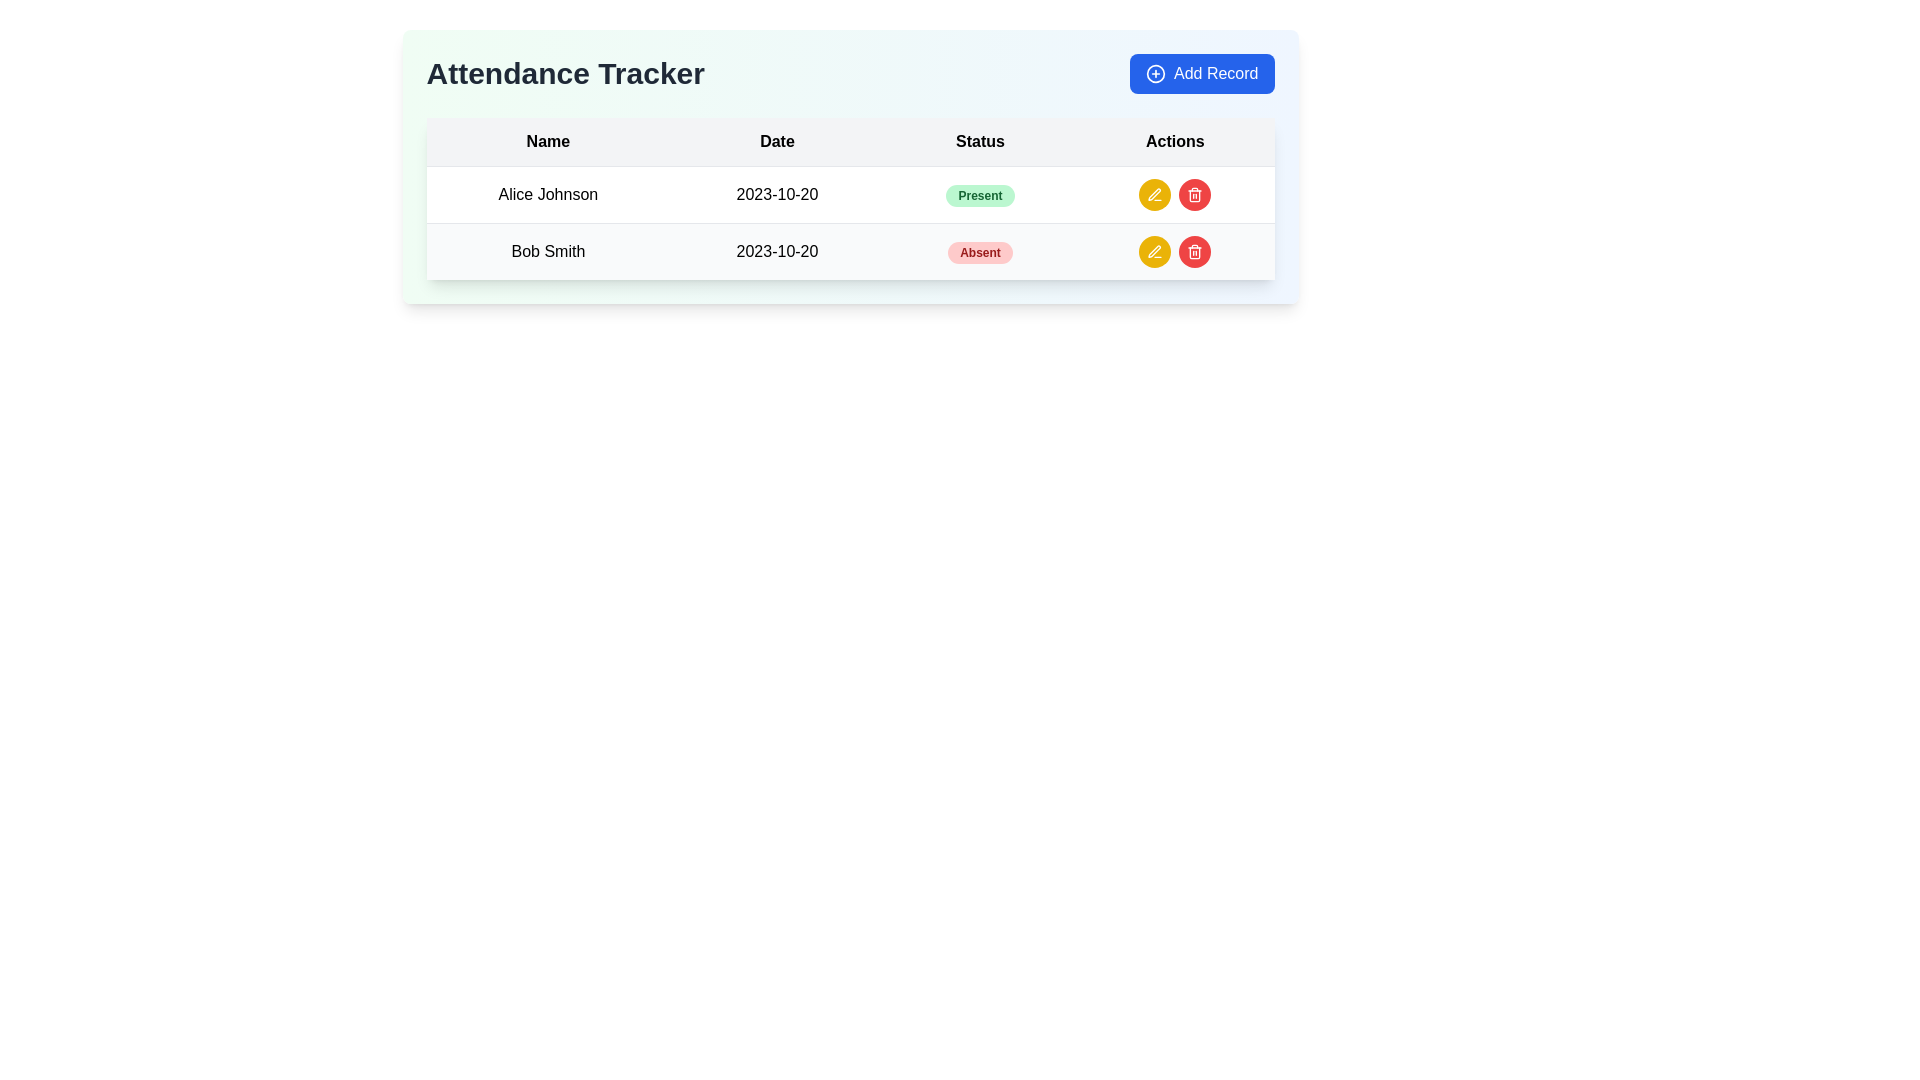 This screenshot has width=1920, height=1080. I want to click on the minimalist trash can icon button with a red circular background located in the 'Actions' column of the second row, so click(1195, 195).